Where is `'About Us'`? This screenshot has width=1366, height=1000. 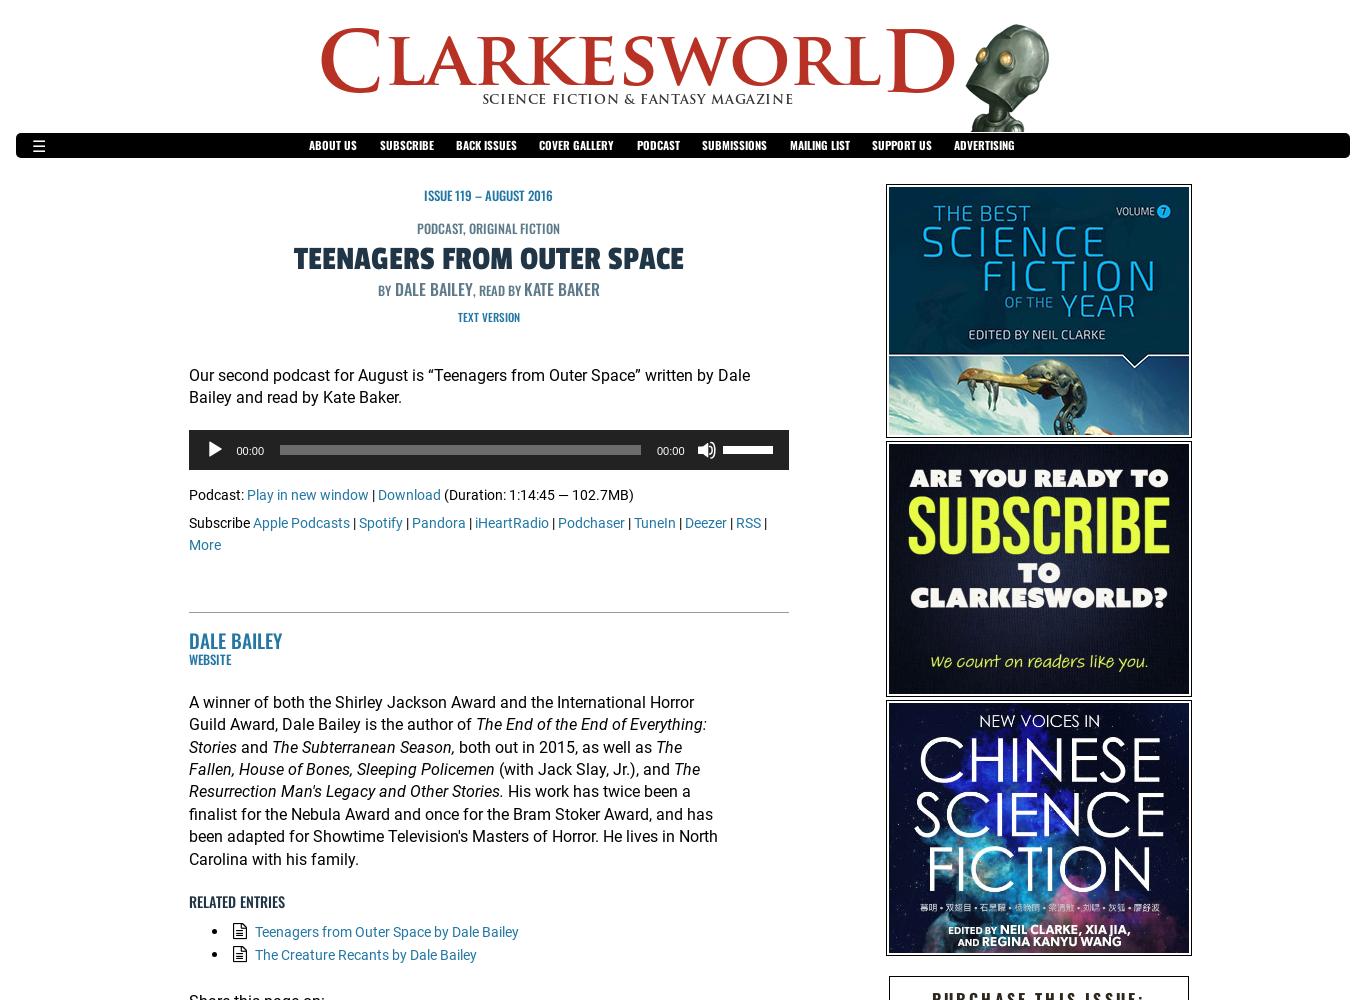 'About Us' is located at coordinates (308, 145).